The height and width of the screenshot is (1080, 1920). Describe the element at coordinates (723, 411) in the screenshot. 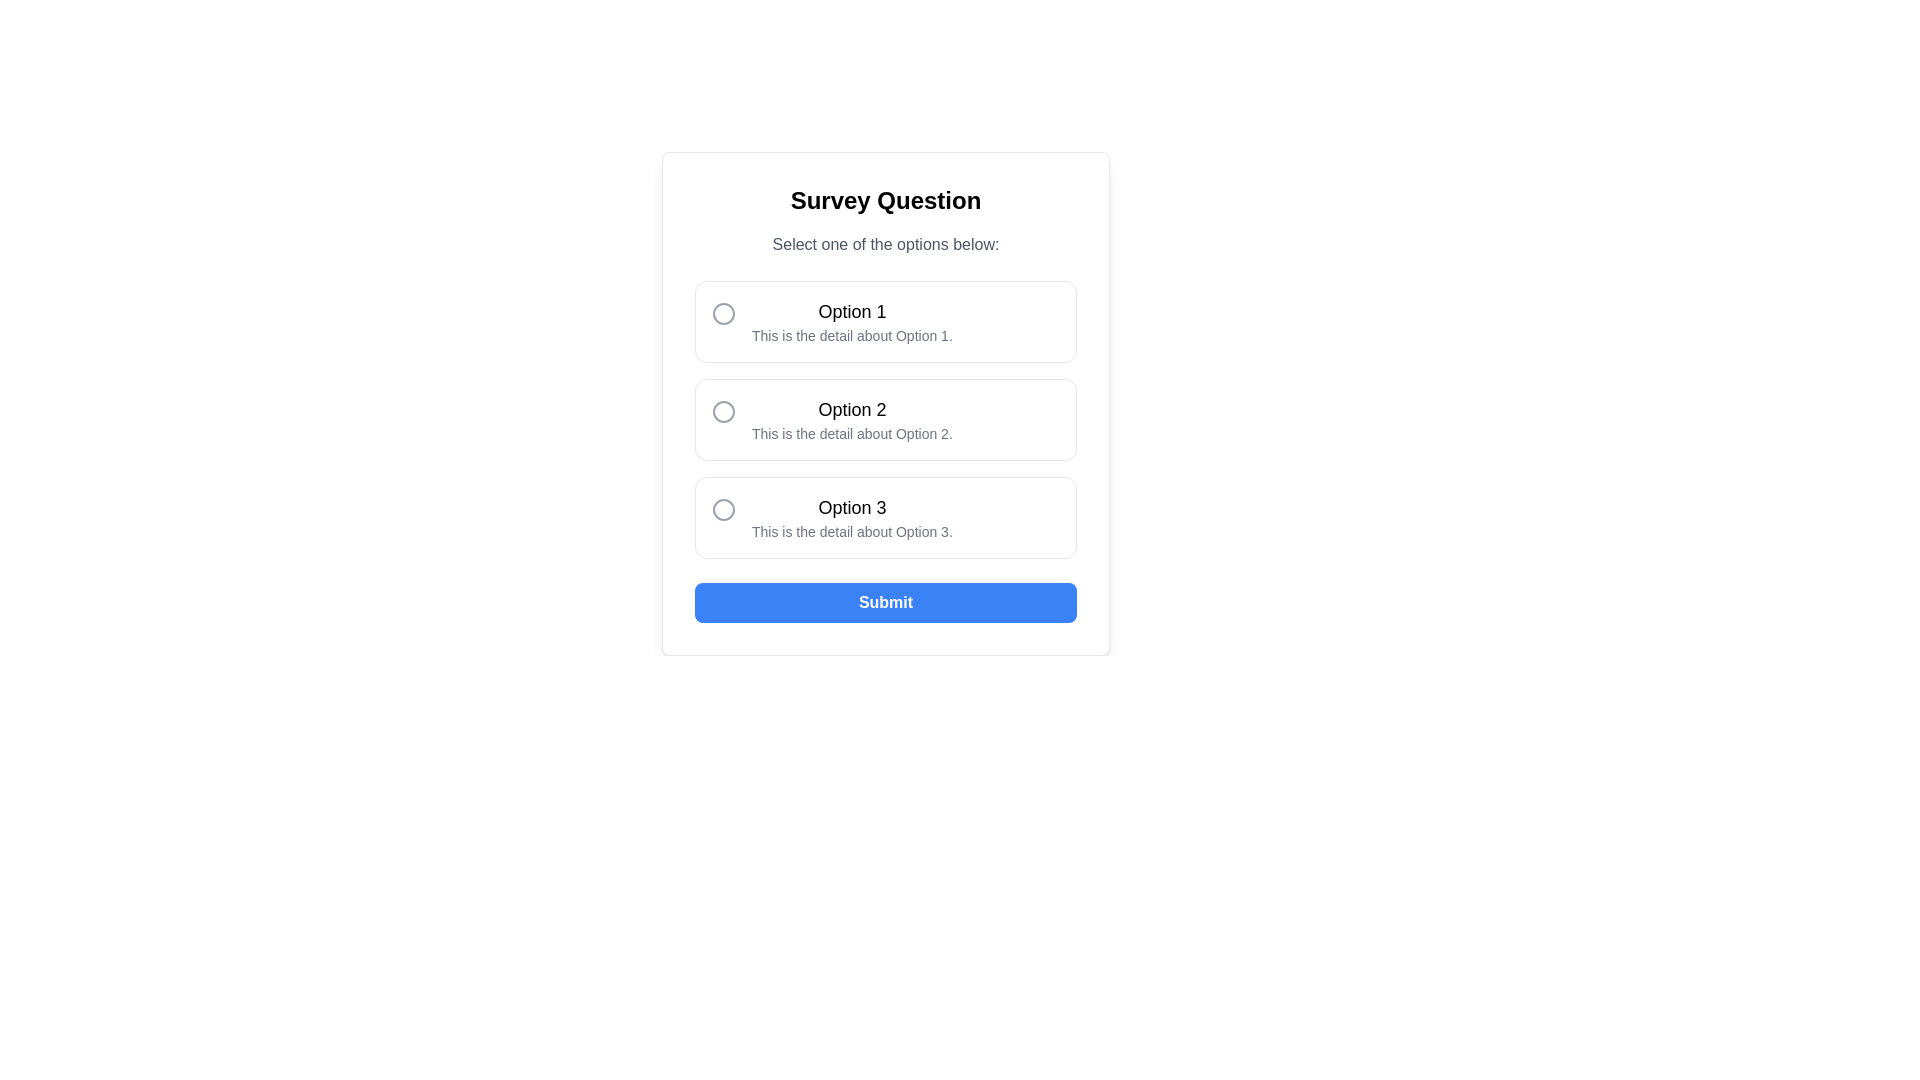

I see `the inner circular part of the second radio button option, which is styled in light gray and is part of the 'Option 2' selection beneath the title 'Survey Question'` at that location.